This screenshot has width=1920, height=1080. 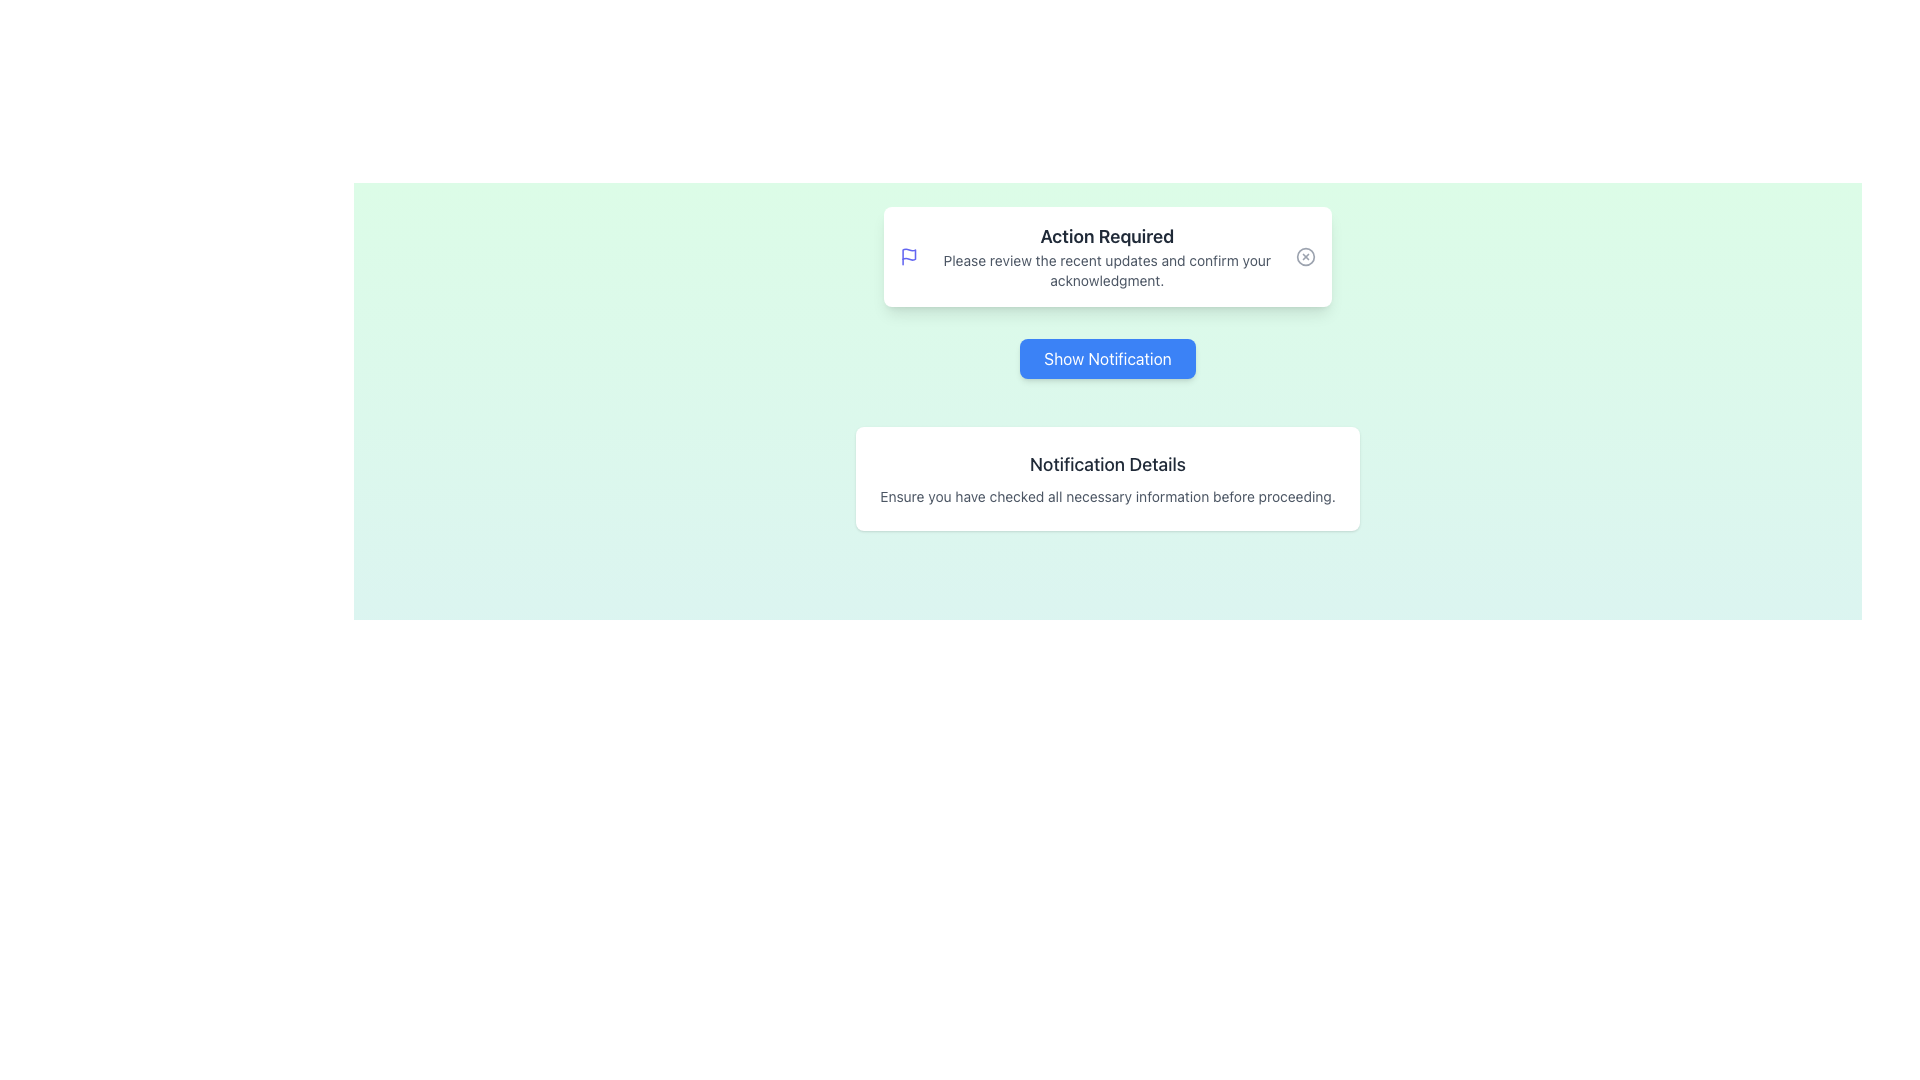 I want to click on the rectangular button with rounded corners and a blue background labeled 'Show Notification', so click(x=1107, y=357).